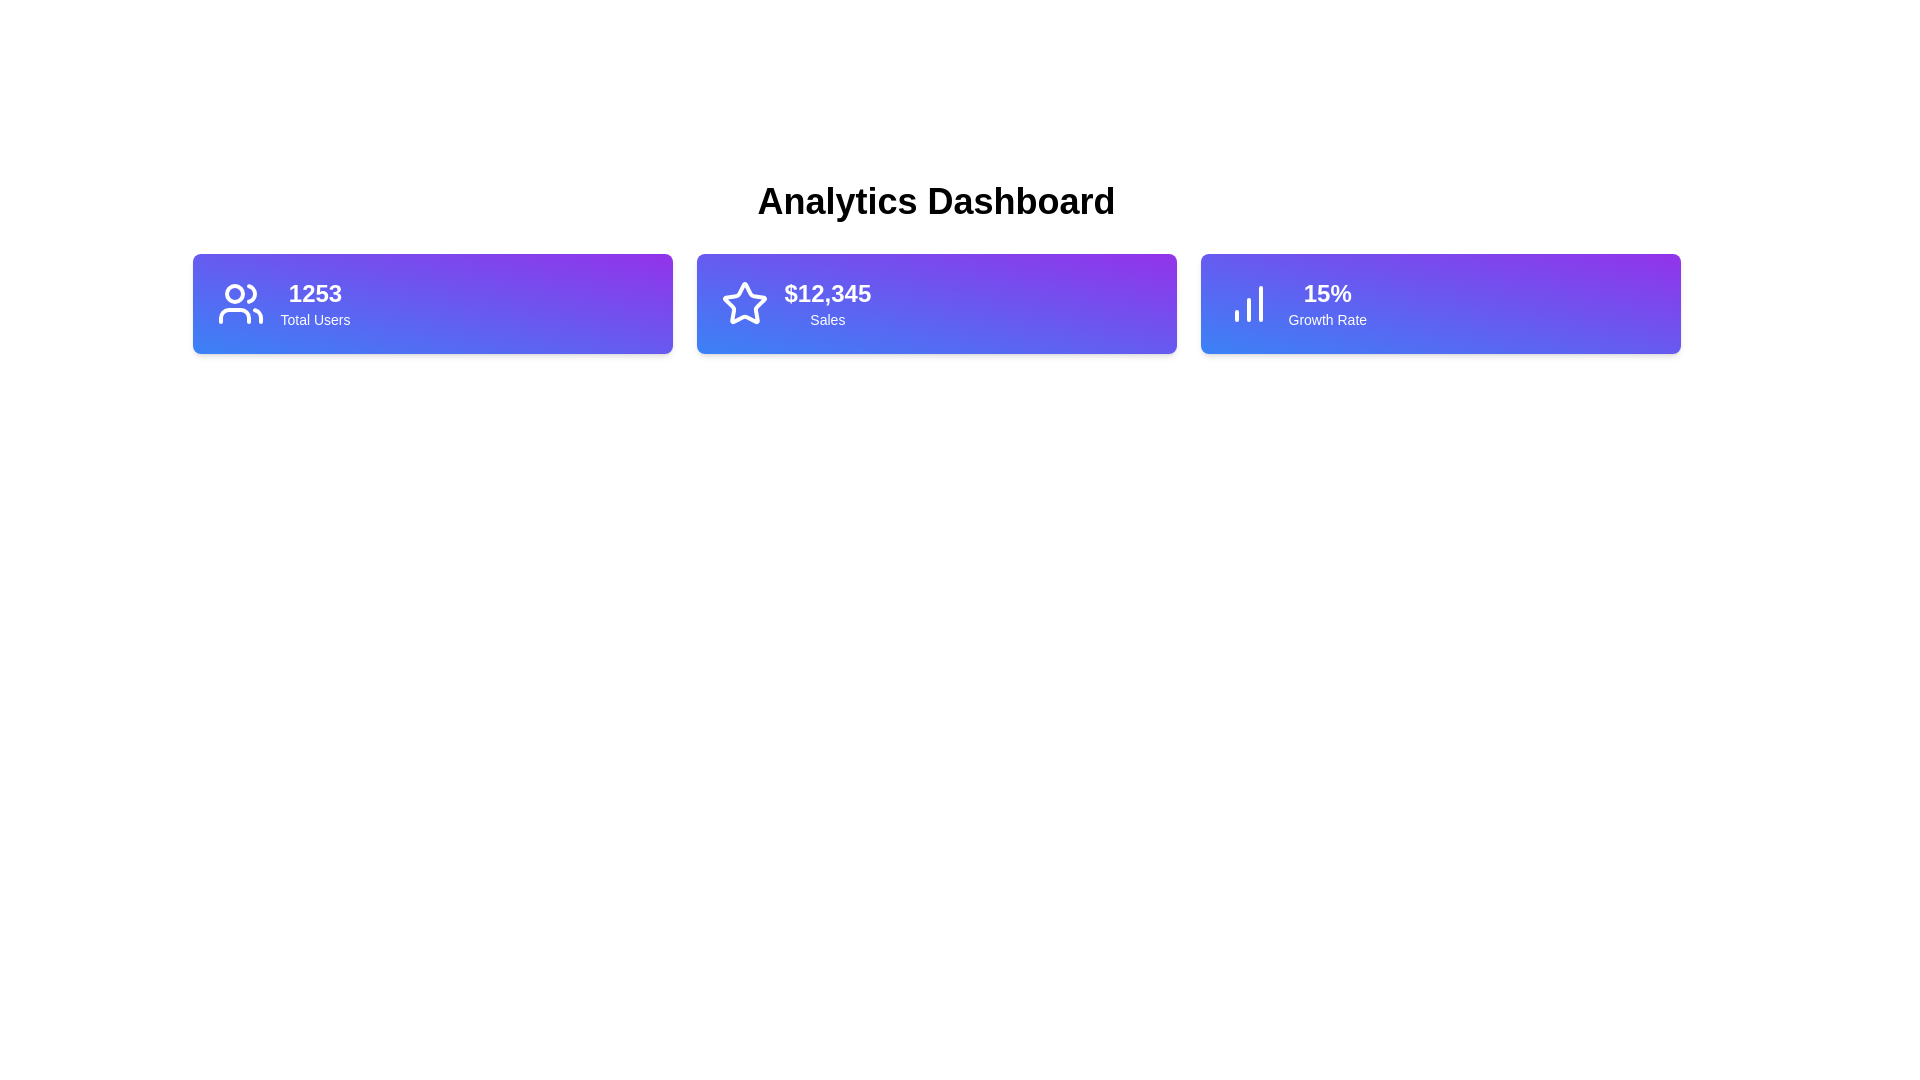 The image size is (1920, 1080). Describe the element at coordinates (240, 304) in the screenshot. I see `the 'Total Users' icon, which is an SVG graphic located at the top-left corner of the first card in the dashboard row, preceding the text '1253 Total Users'` at that location.